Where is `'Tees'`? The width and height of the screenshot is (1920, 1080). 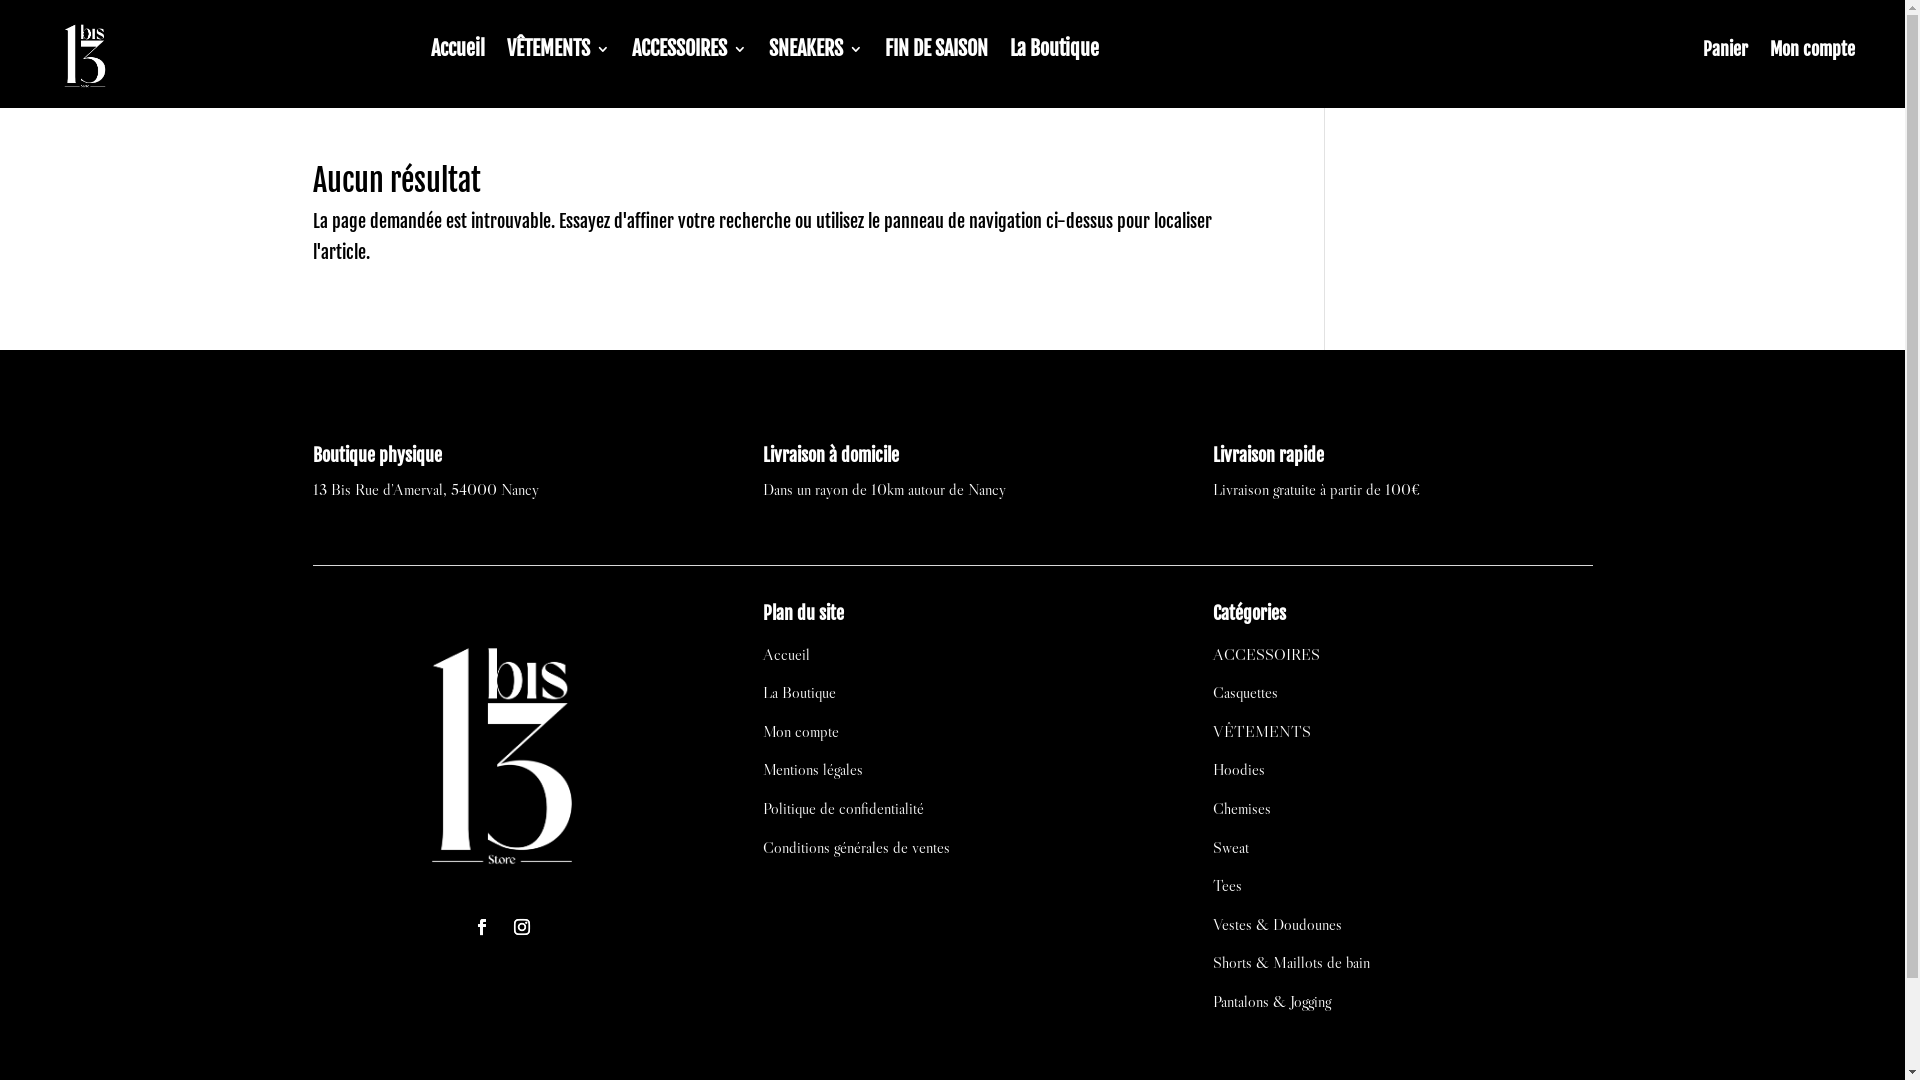
'Tees' is located at coordinates (1226, 883).